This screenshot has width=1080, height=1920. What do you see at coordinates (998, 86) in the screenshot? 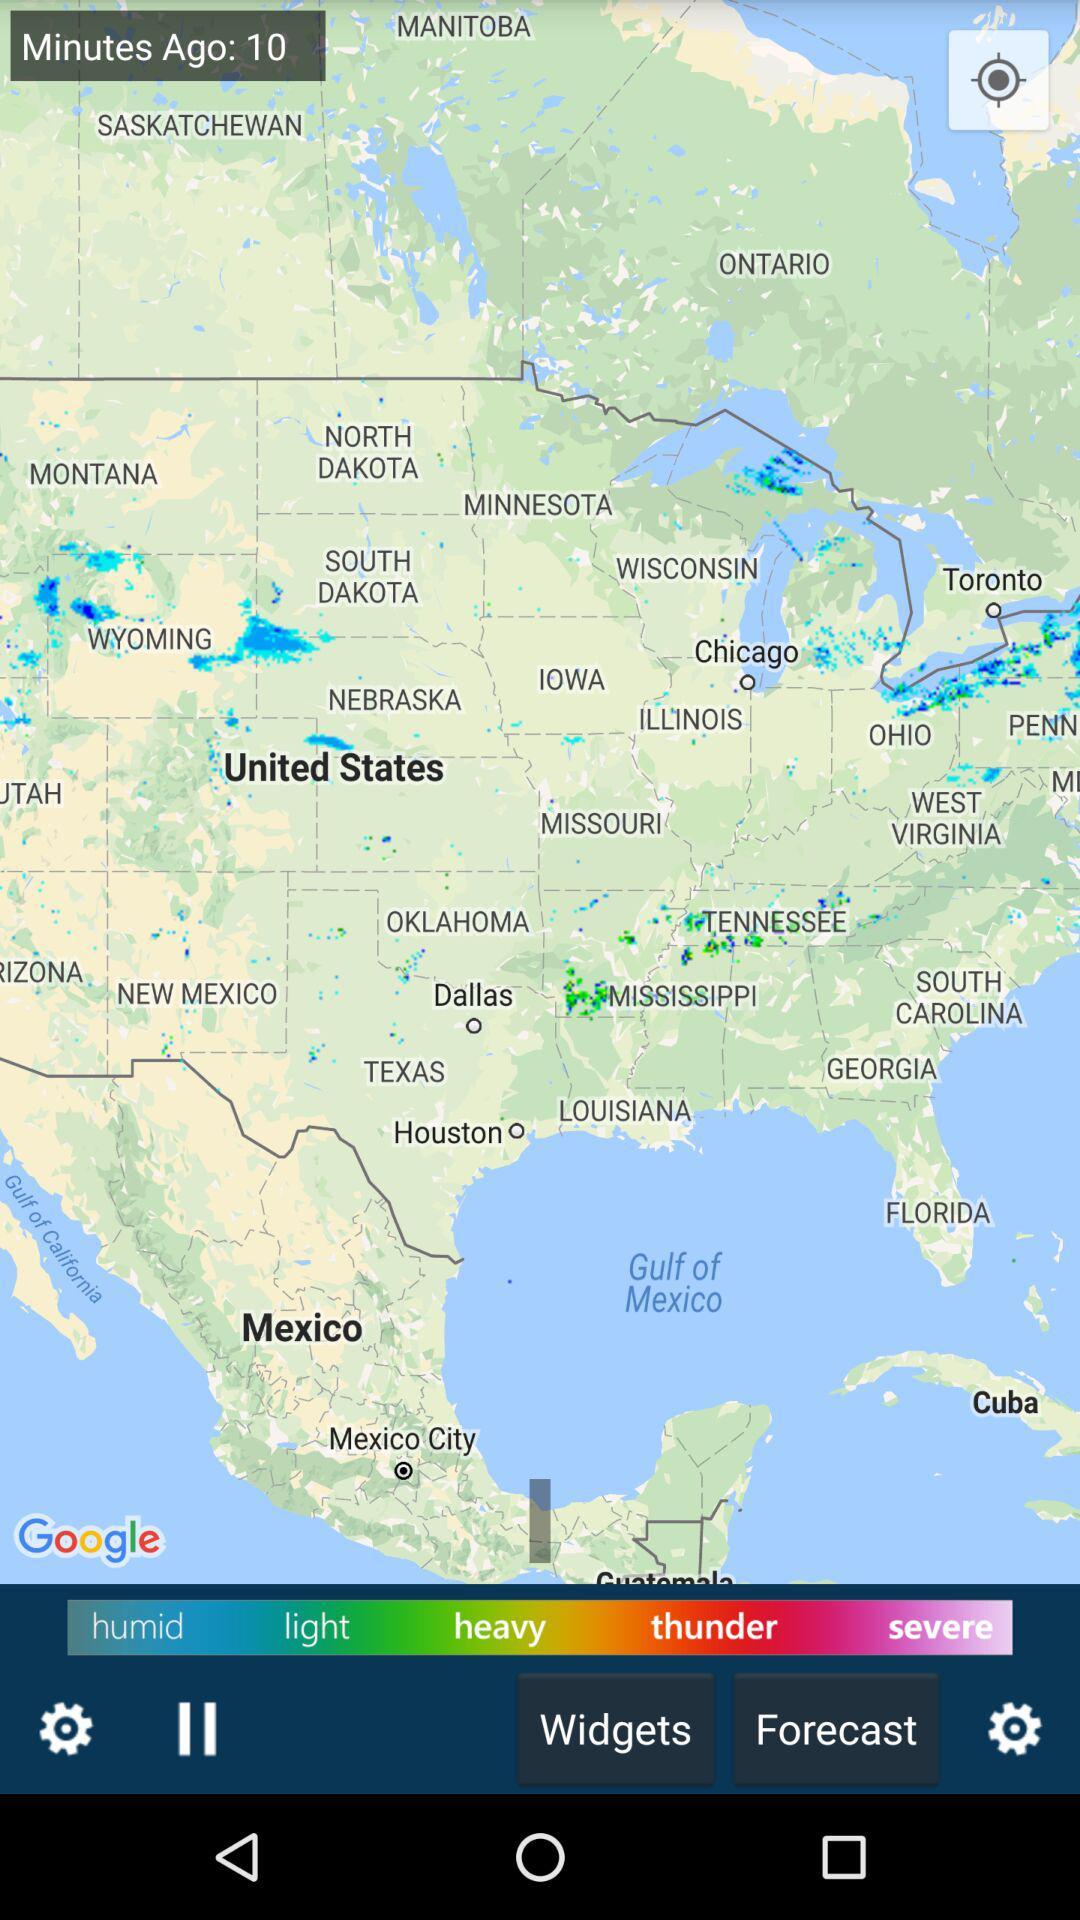
I see `the location_crosshair icon` at bounding box center [998, 86].